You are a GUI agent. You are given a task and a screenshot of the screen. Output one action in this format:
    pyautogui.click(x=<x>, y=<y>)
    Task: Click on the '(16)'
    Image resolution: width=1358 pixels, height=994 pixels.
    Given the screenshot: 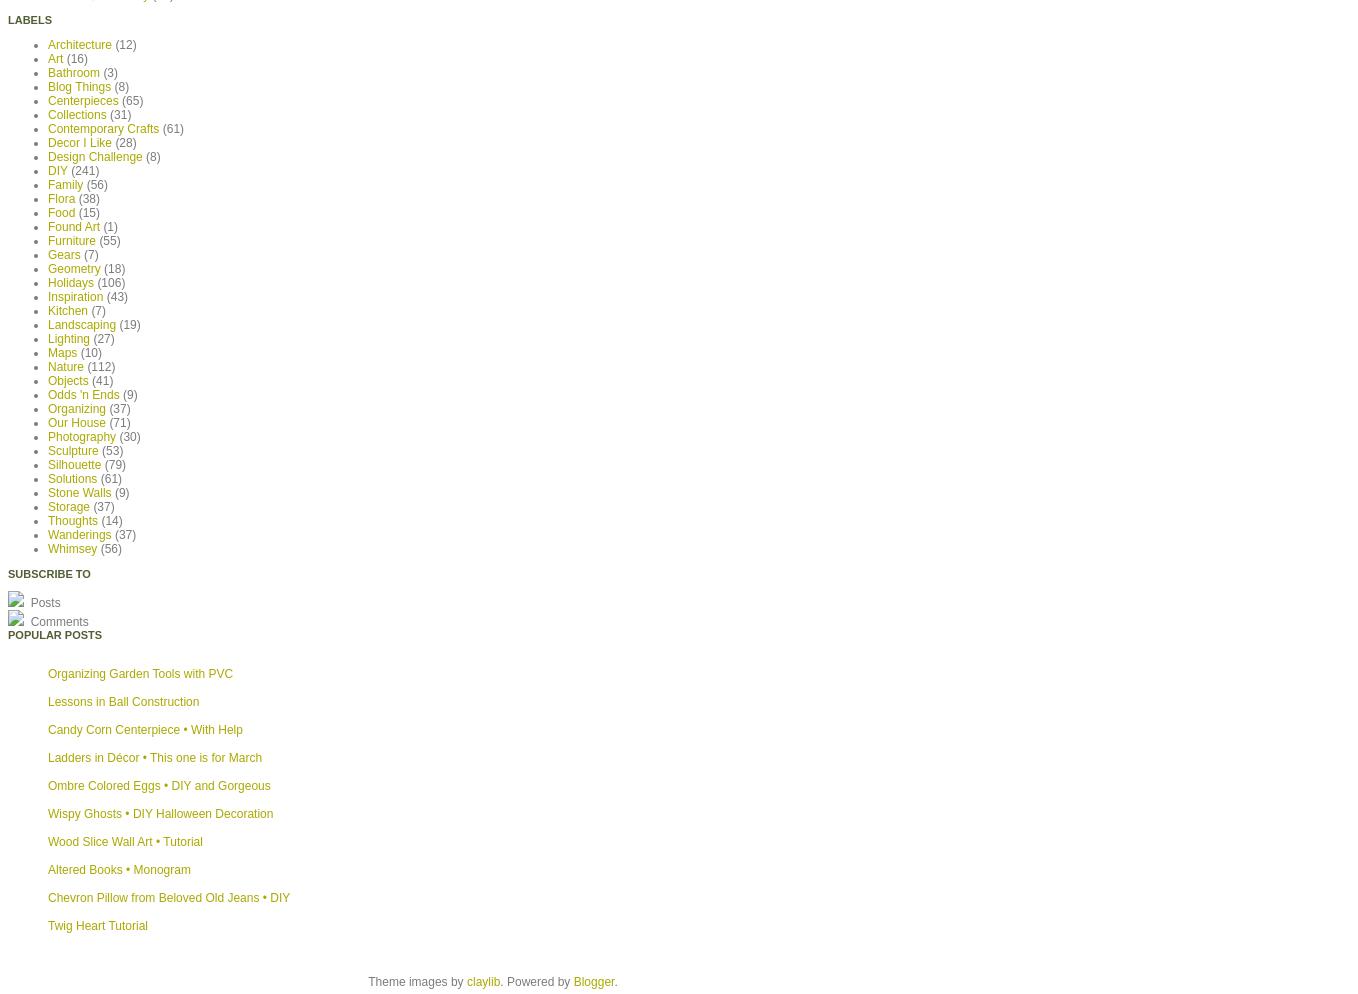 What is the action you would take?
    pyautogui.click(x=76, y=57)
    